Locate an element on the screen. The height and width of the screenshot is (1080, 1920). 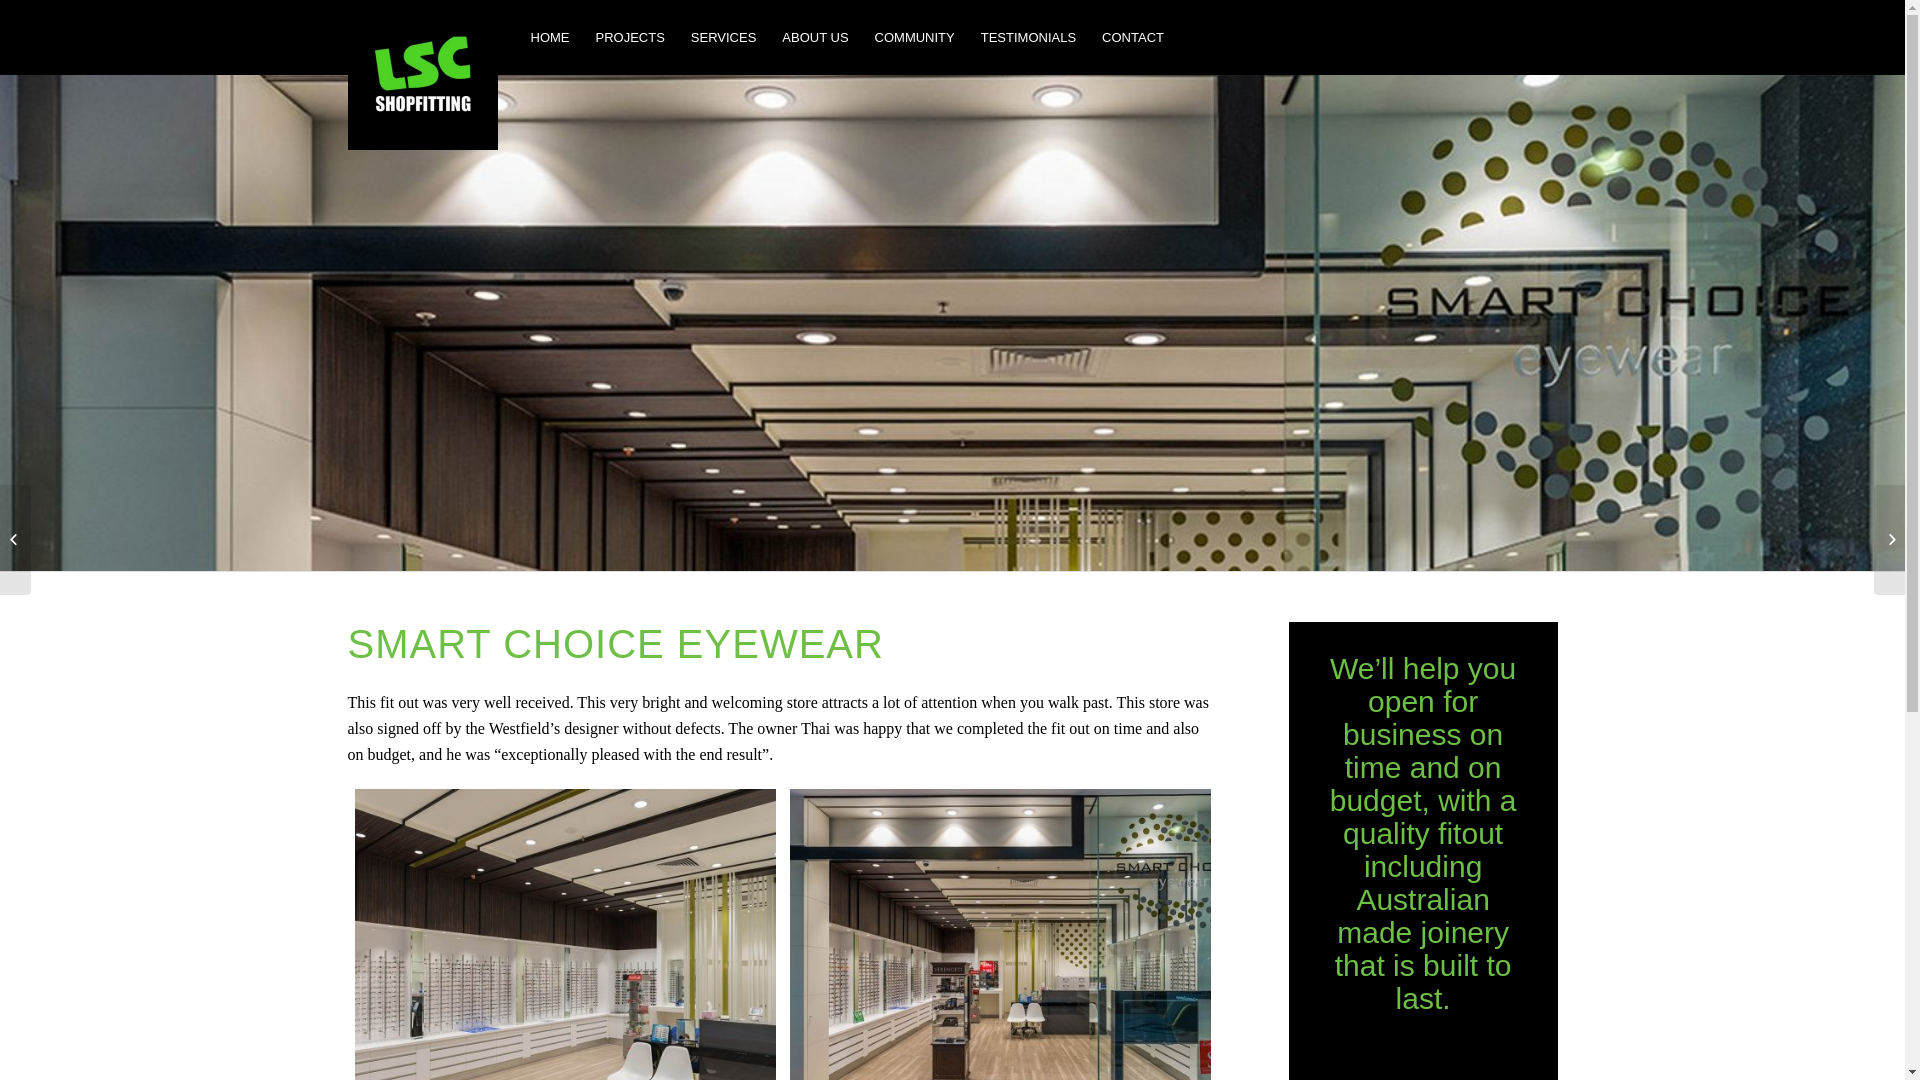
'HOME' is located at coordinates (550, 37).